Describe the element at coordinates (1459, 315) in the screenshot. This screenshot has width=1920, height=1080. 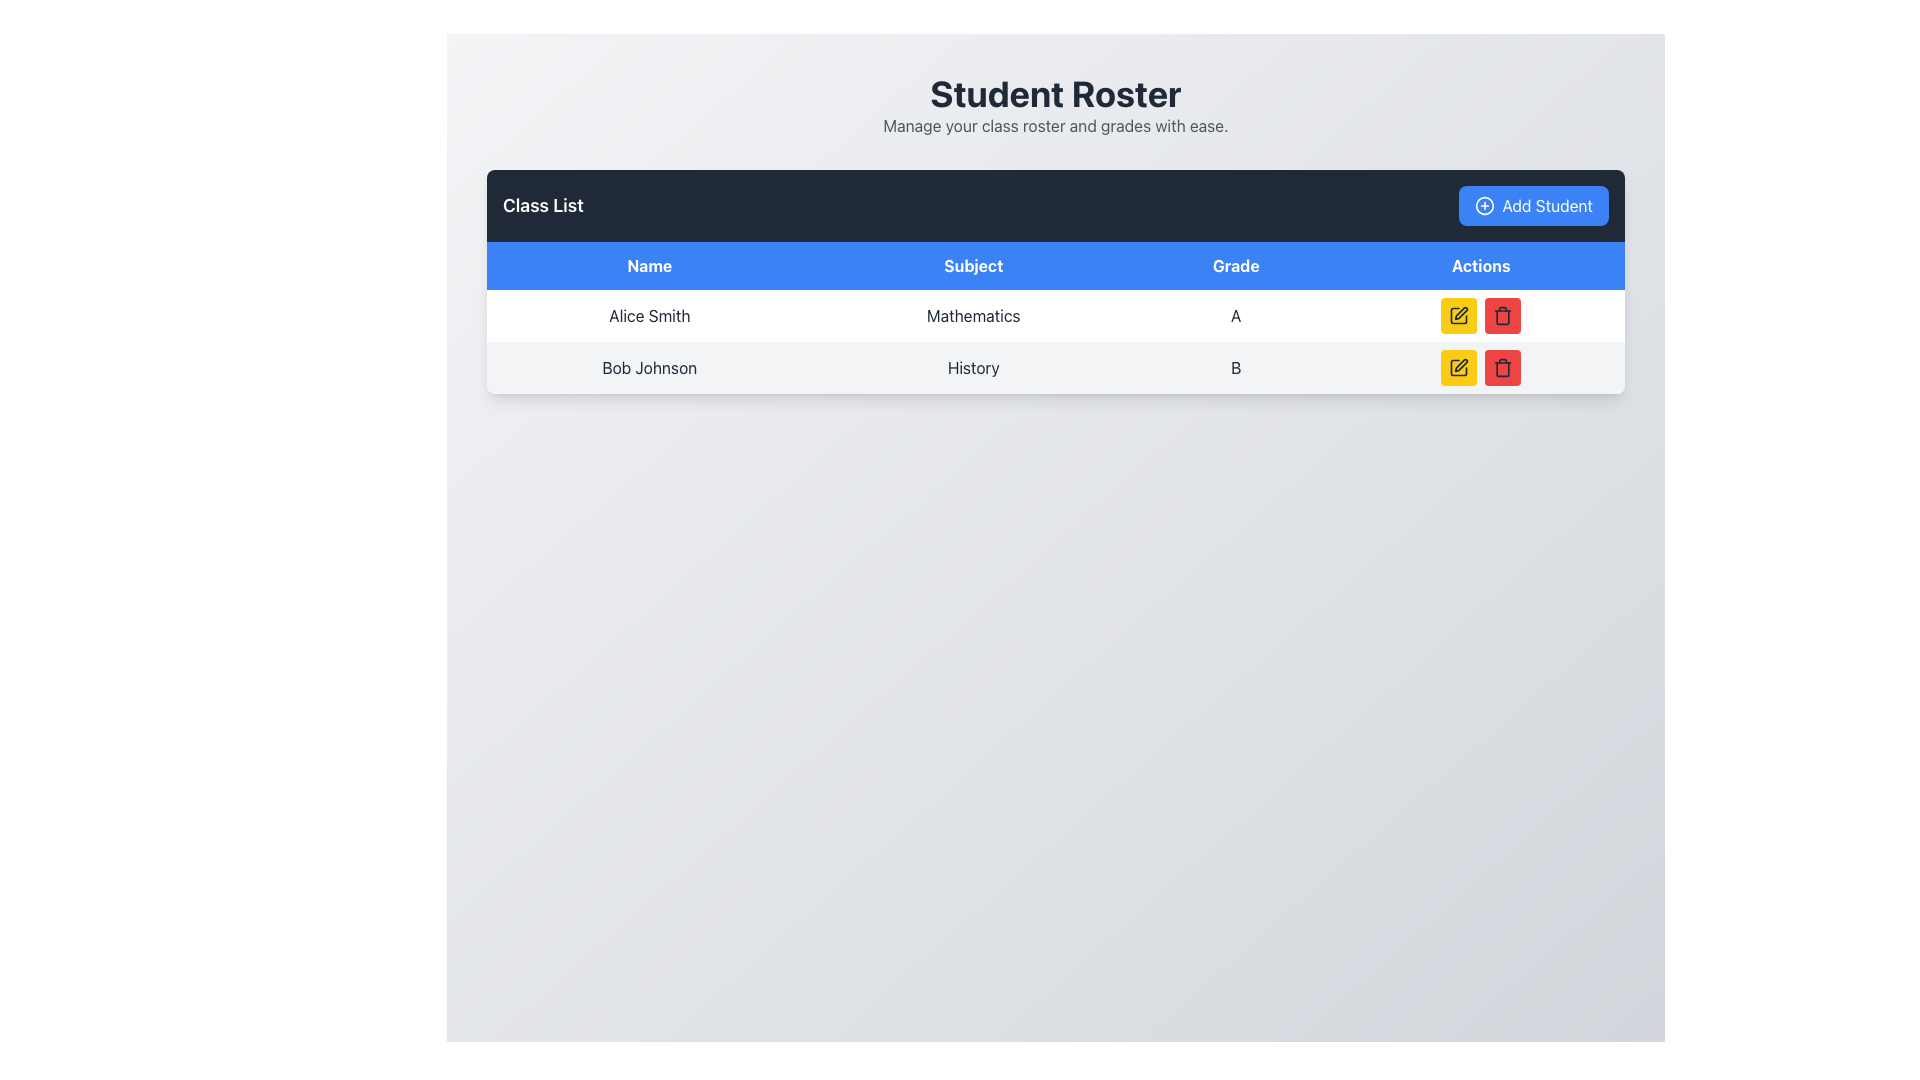
I see `the edit icon resembling a black square outlined in yellow, located in the 'Actions' column of the second row, to the left of the red trash icon associated with 'Bob Johnson.'` at that location.